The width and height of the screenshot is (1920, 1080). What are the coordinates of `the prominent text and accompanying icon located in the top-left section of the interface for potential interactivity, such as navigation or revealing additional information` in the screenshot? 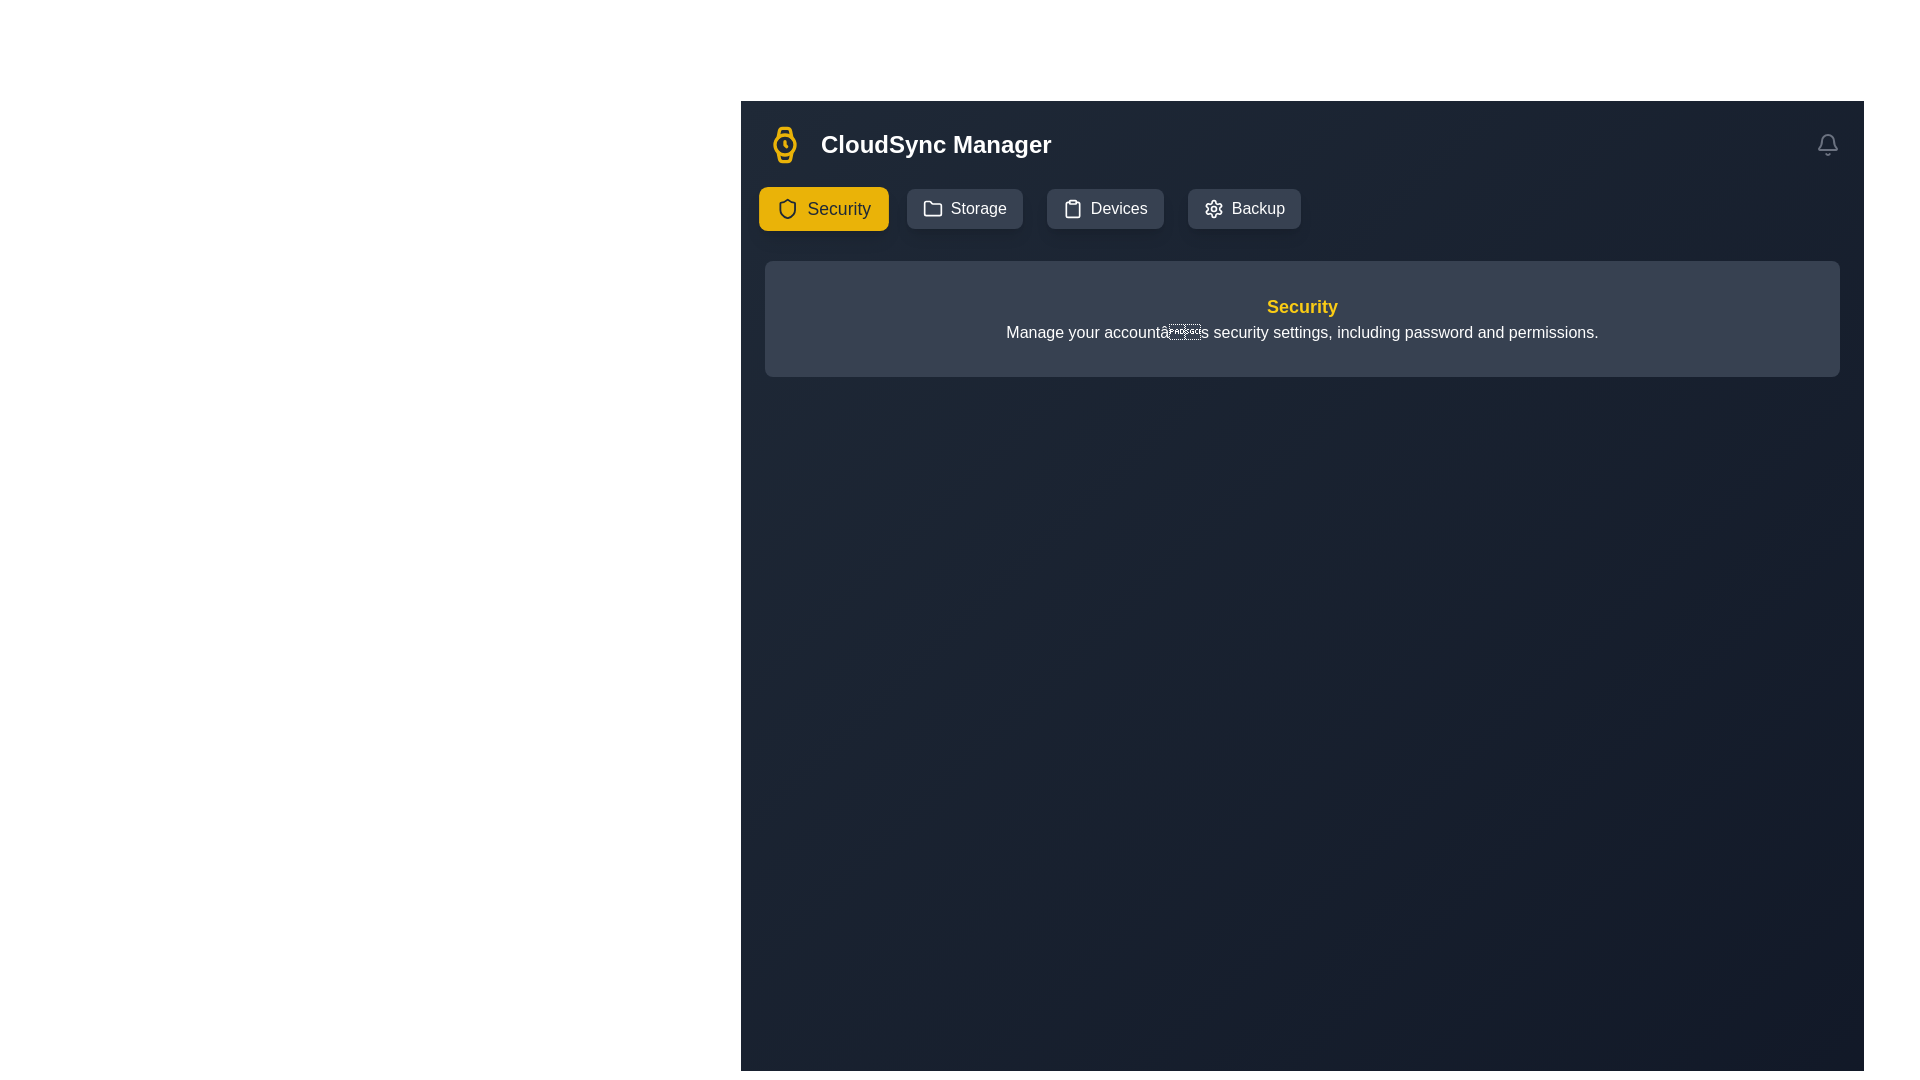 It's located at (906, 144).